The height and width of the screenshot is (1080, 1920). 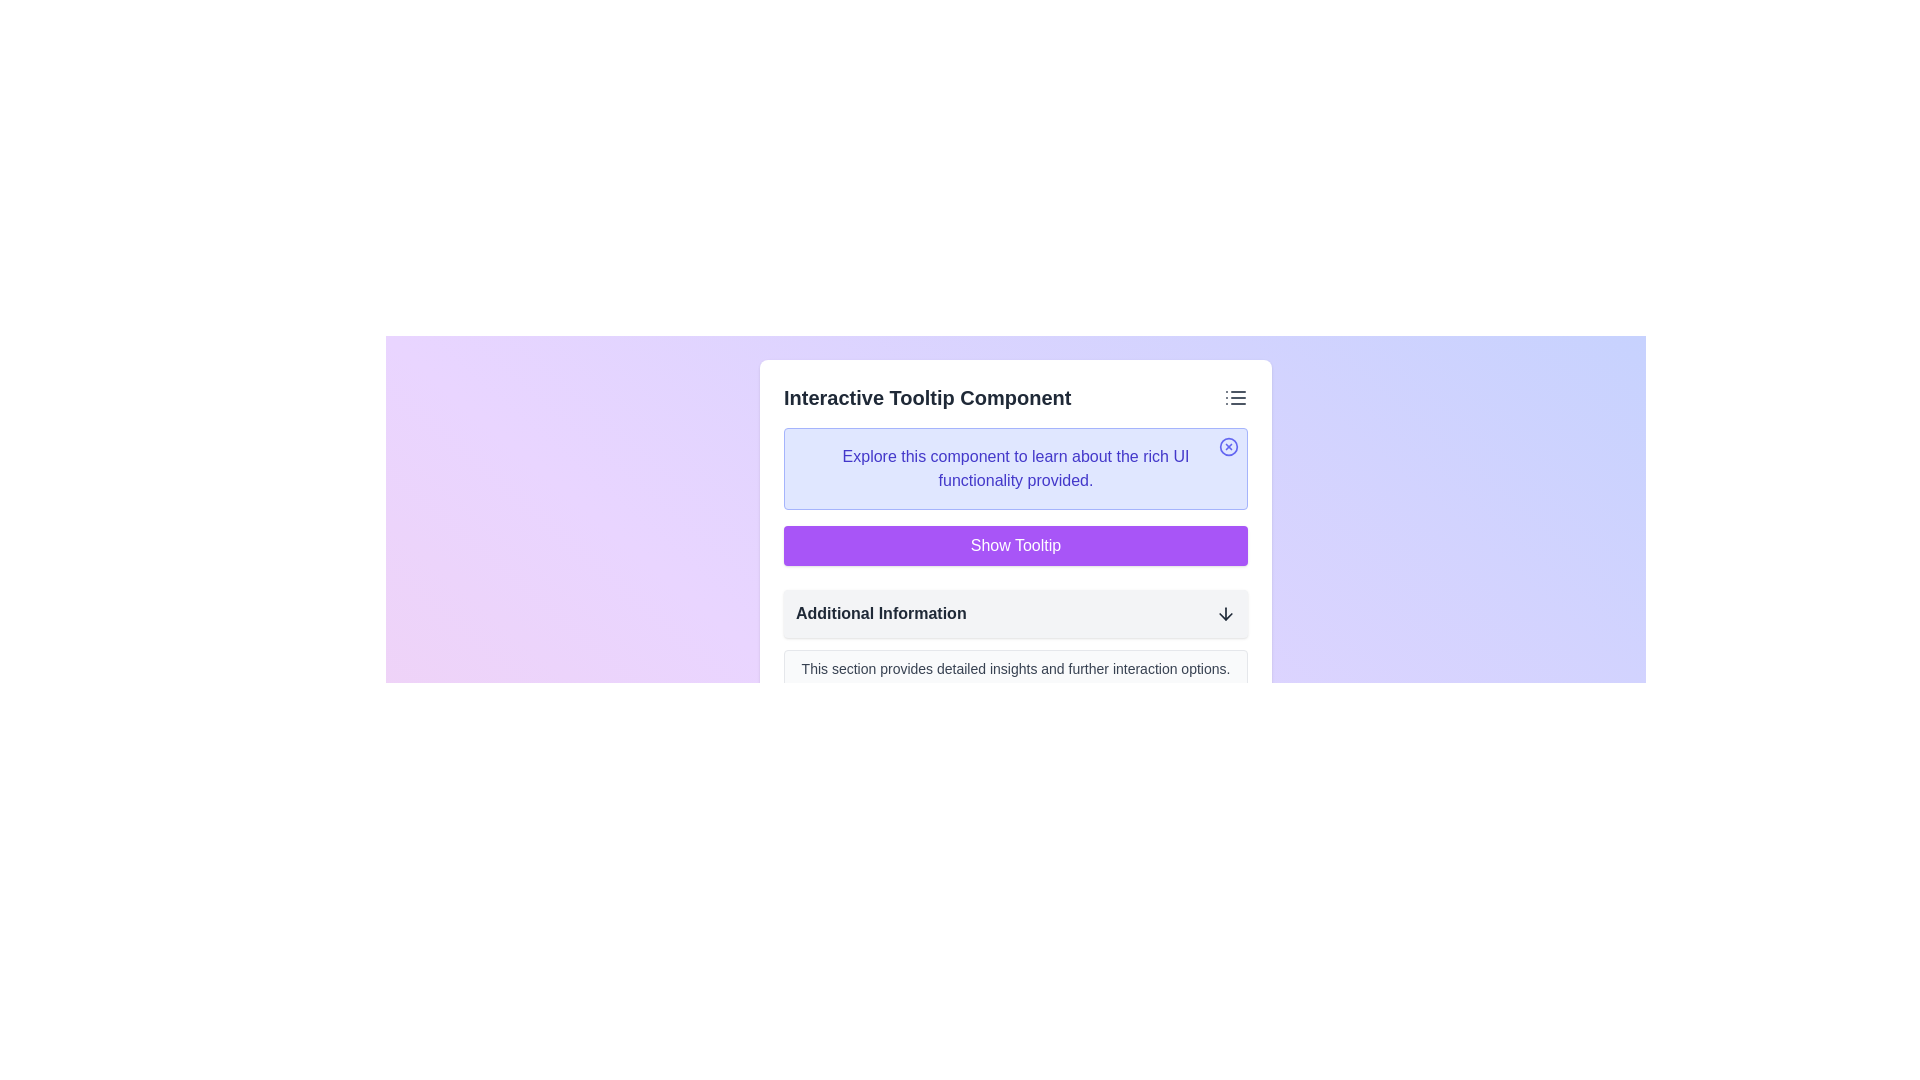 I want to click on the action icon of the 'Interactive Tooltip Component', so click(x=1016, y=397).